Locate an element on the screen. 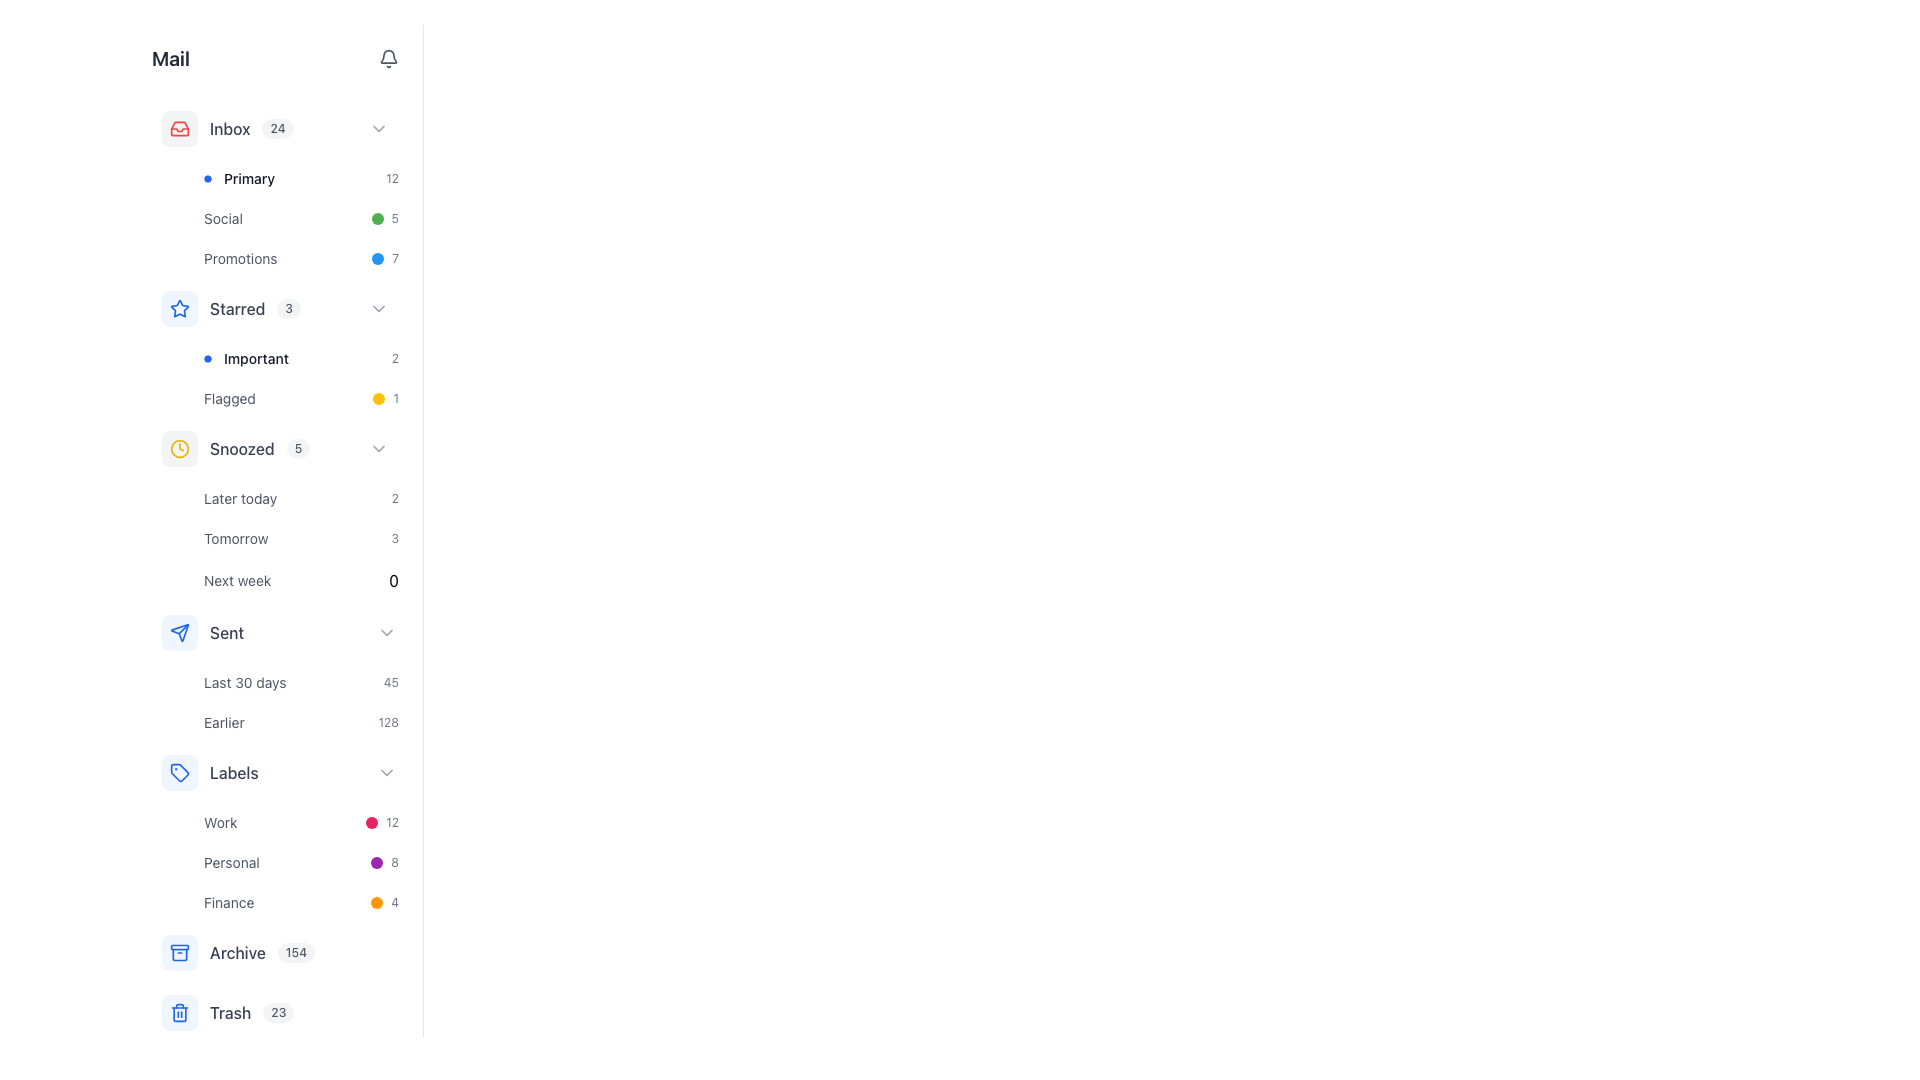  the text displaying the number '12' is located at coordinates (392, 822).